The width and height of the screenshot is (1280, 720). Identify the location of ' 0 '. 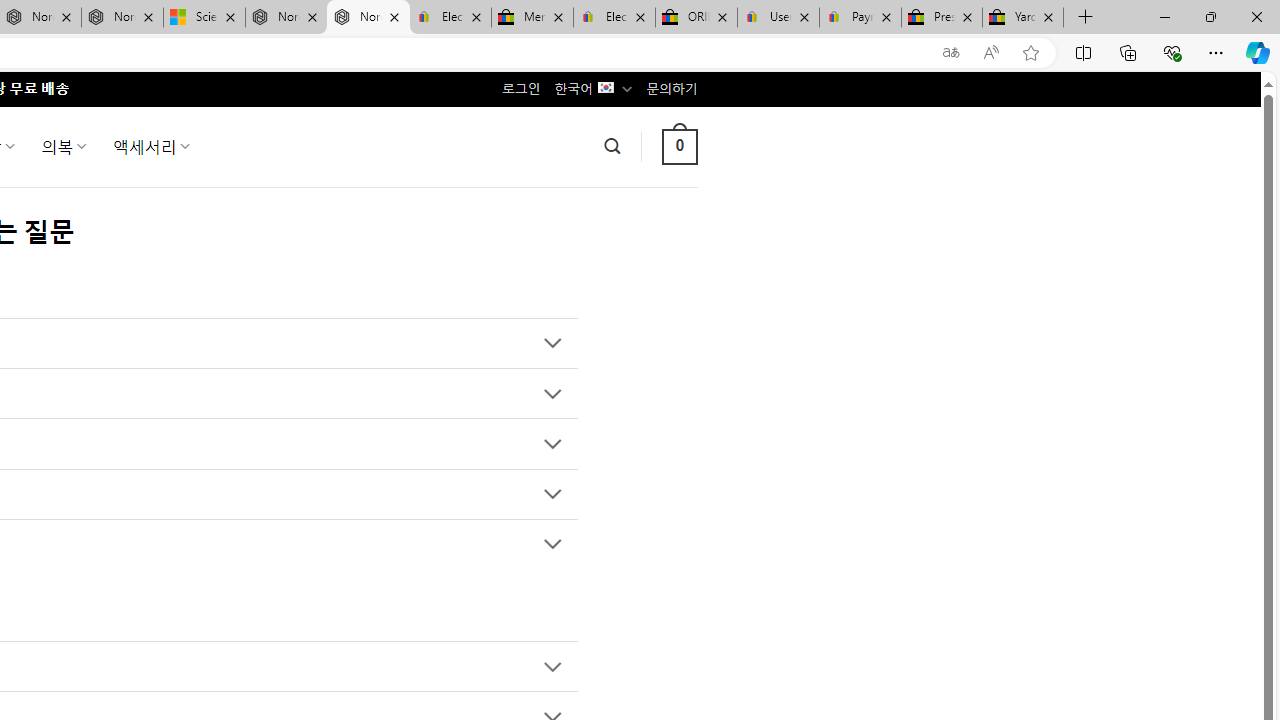
(679, 145).